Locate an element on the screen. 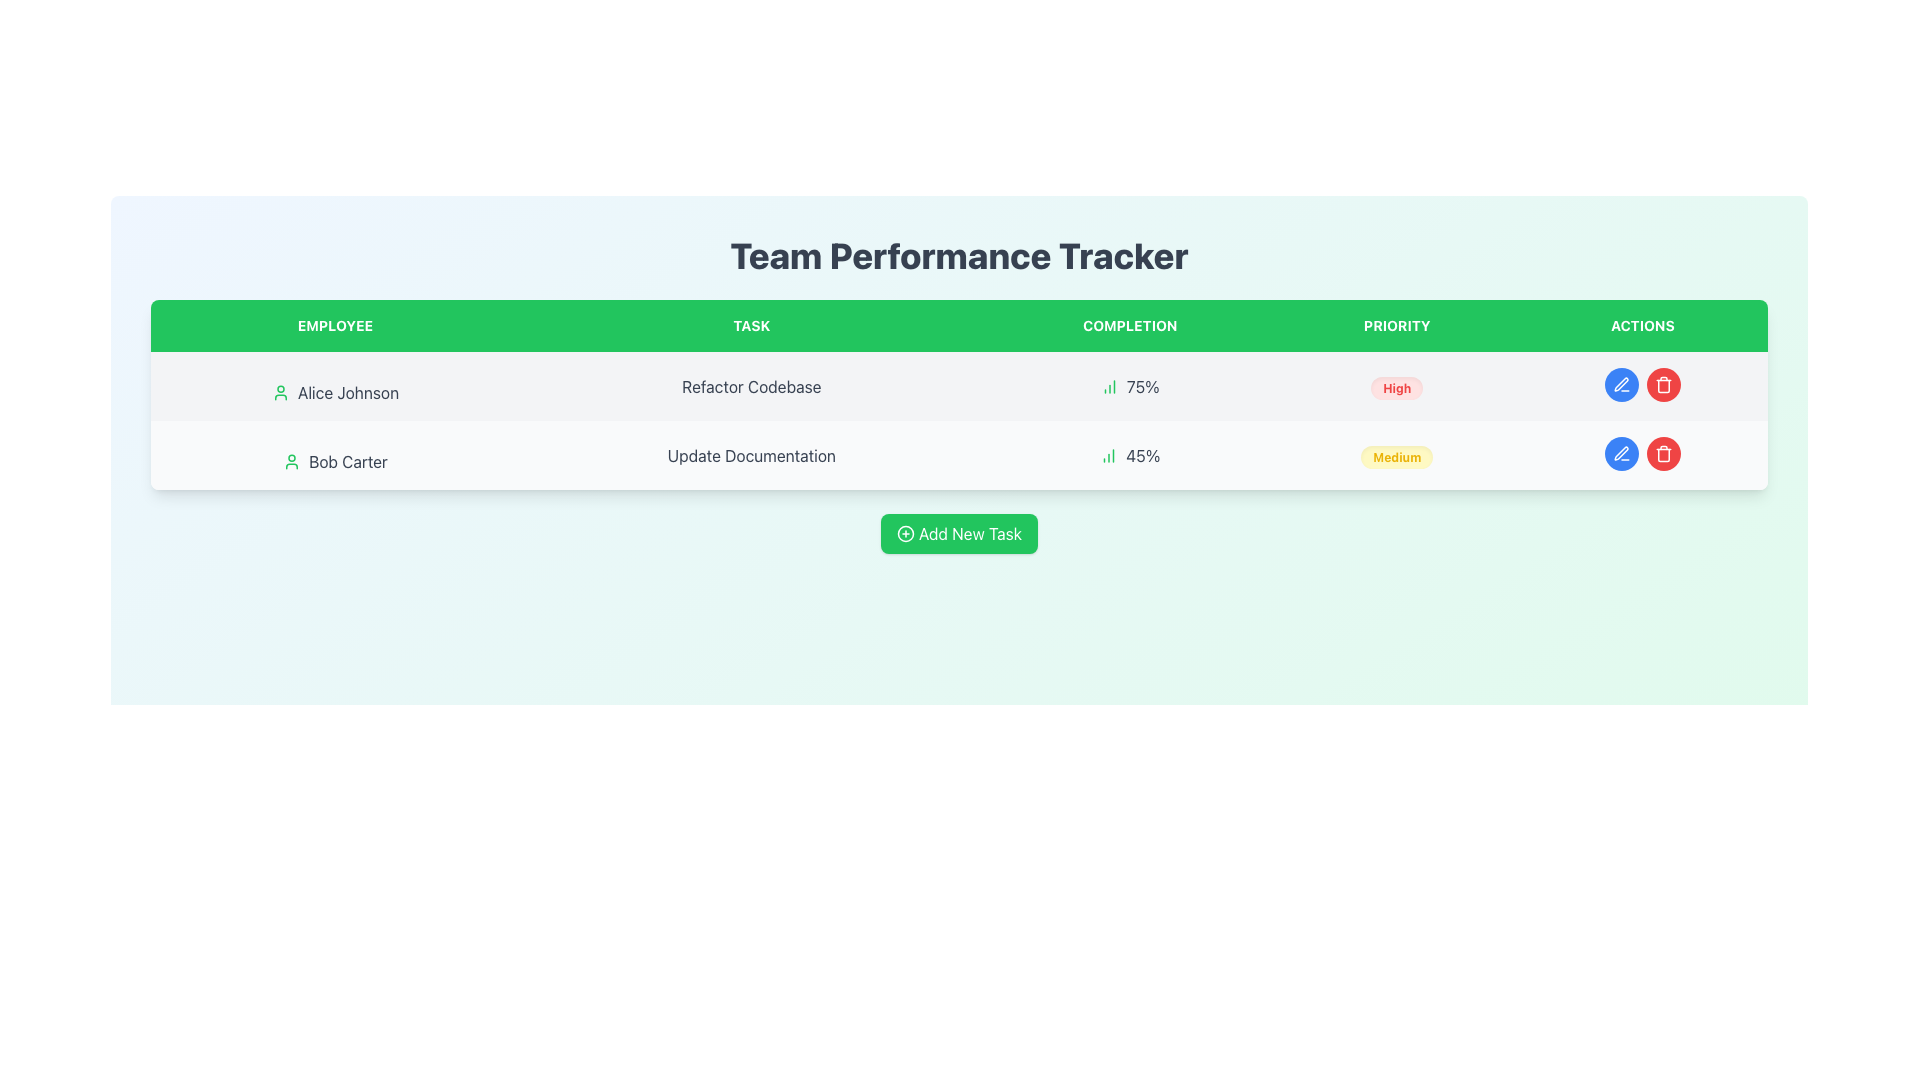  text content of the Progress indicator displaying the completion percentage for the task 'Refactor Codebase' performed by 'Alice Johnson', located in the third column labeled 'COMPLETION' in the performance tracker is located at coordinates (1130, 386).